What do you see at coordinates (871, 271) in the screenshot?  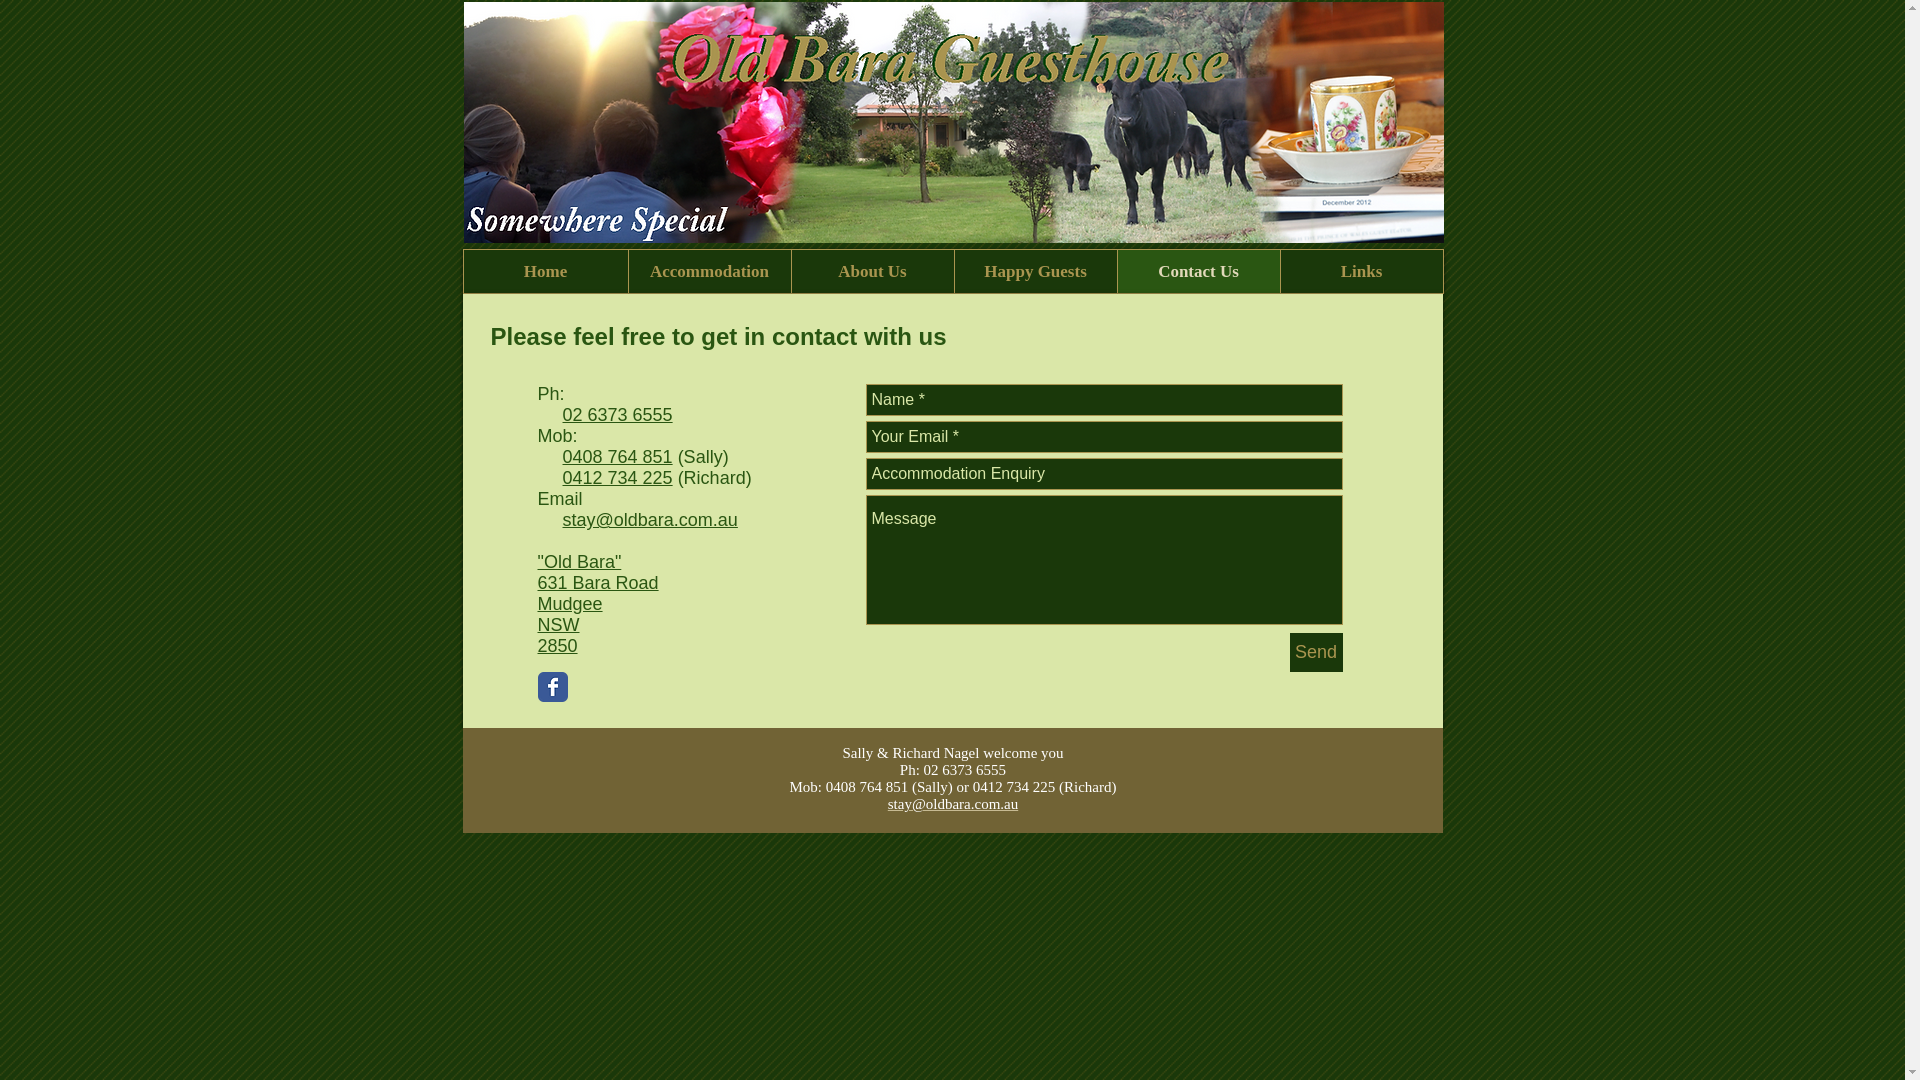 I see `'About Us'` at bounding box center [871, 271].